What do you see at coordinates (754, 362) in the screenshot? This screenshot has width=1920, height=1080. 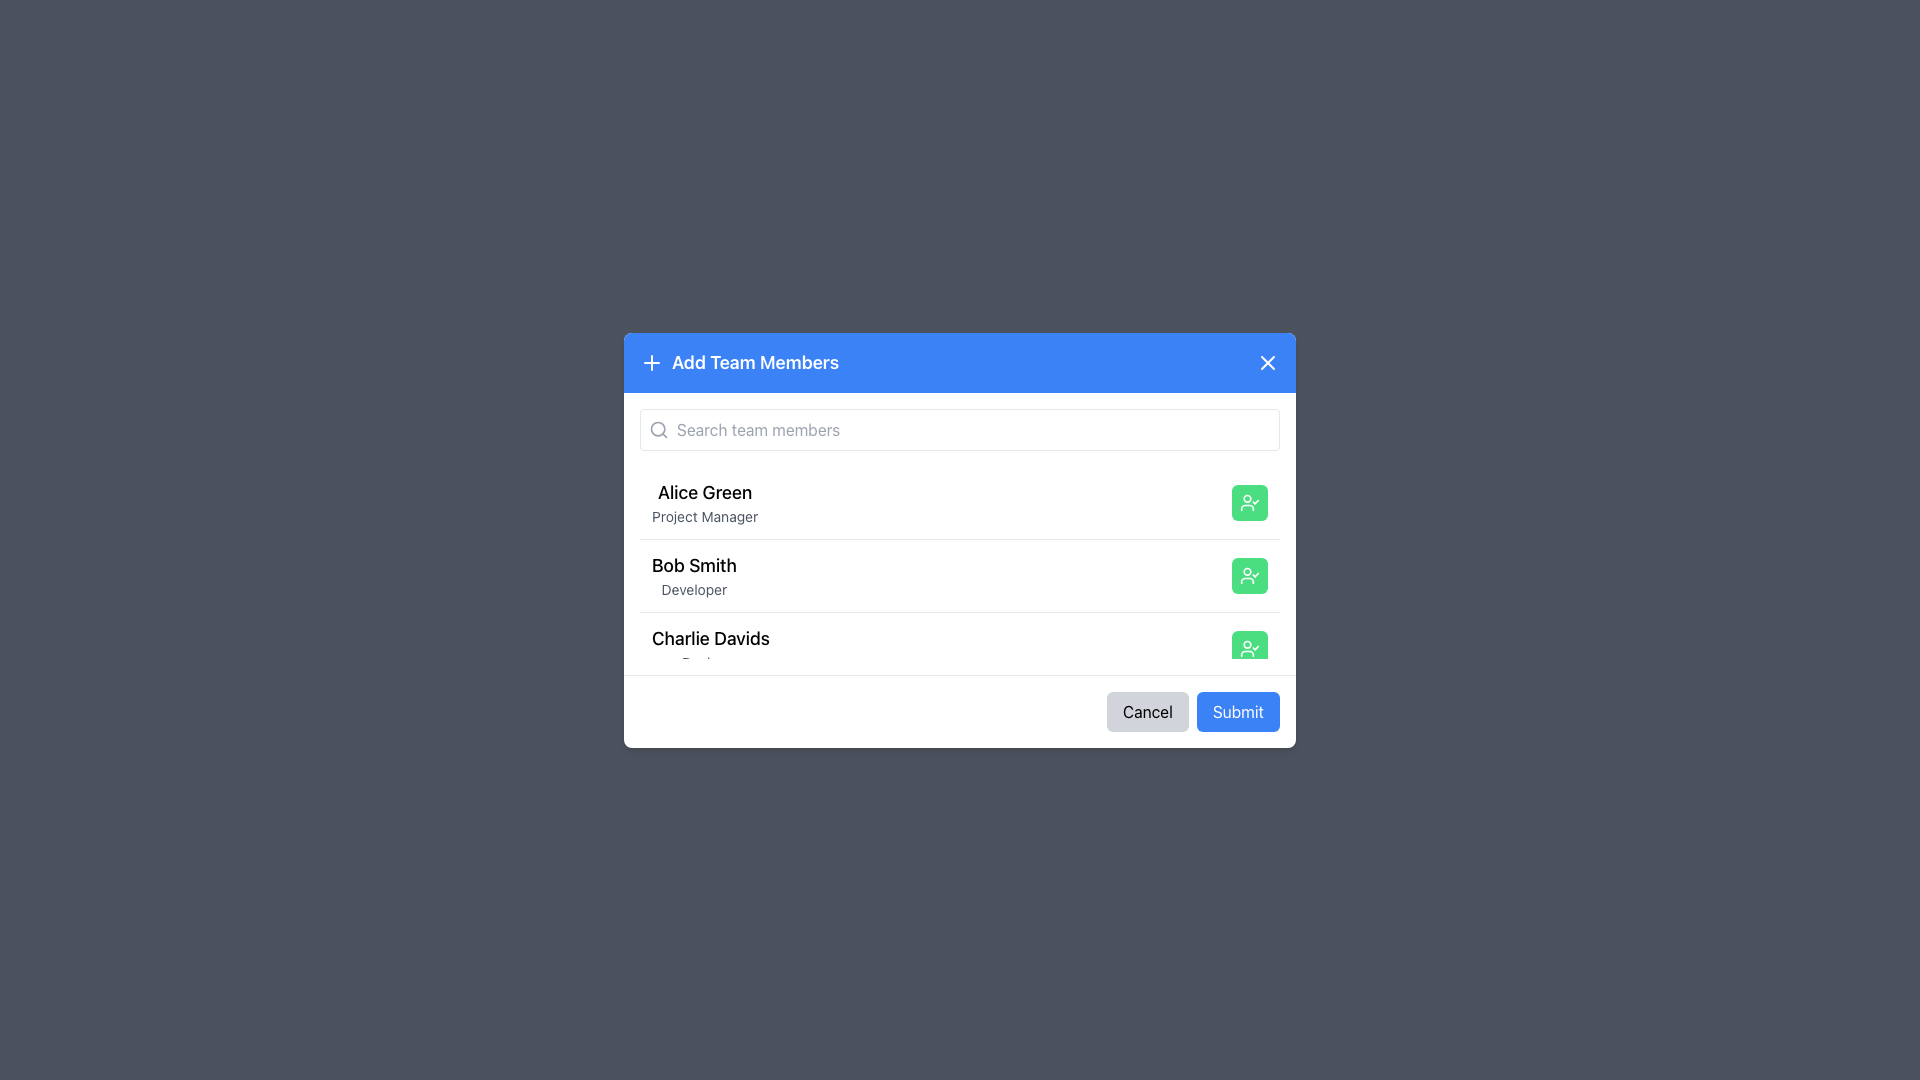 I see `the text label that reads 'Add Team Members' which is styled in bold on a blue bar at the top of the modal window` at bounding box center [754, 362].